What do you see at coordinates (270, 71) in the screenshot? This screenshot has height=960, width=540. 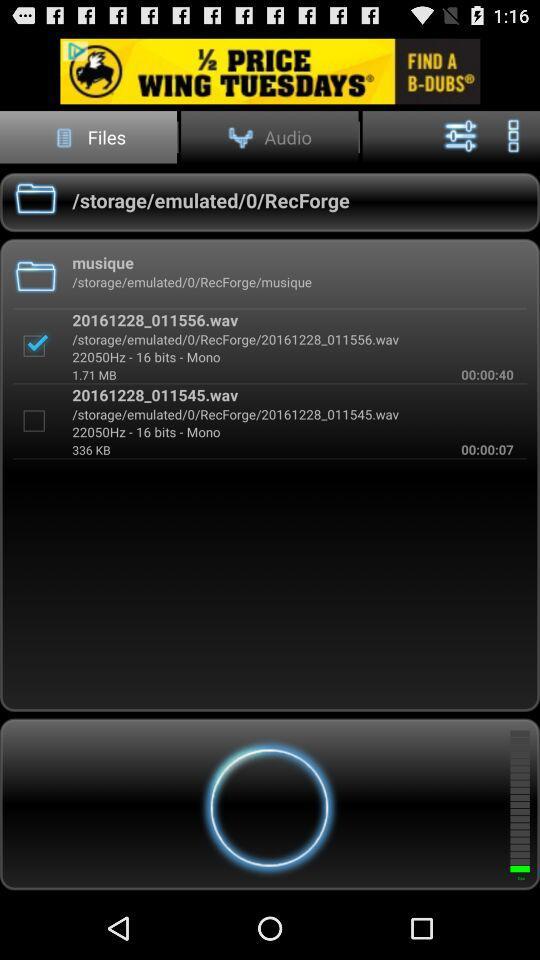 I see `advertisement link` at bounding box center [270, 71].